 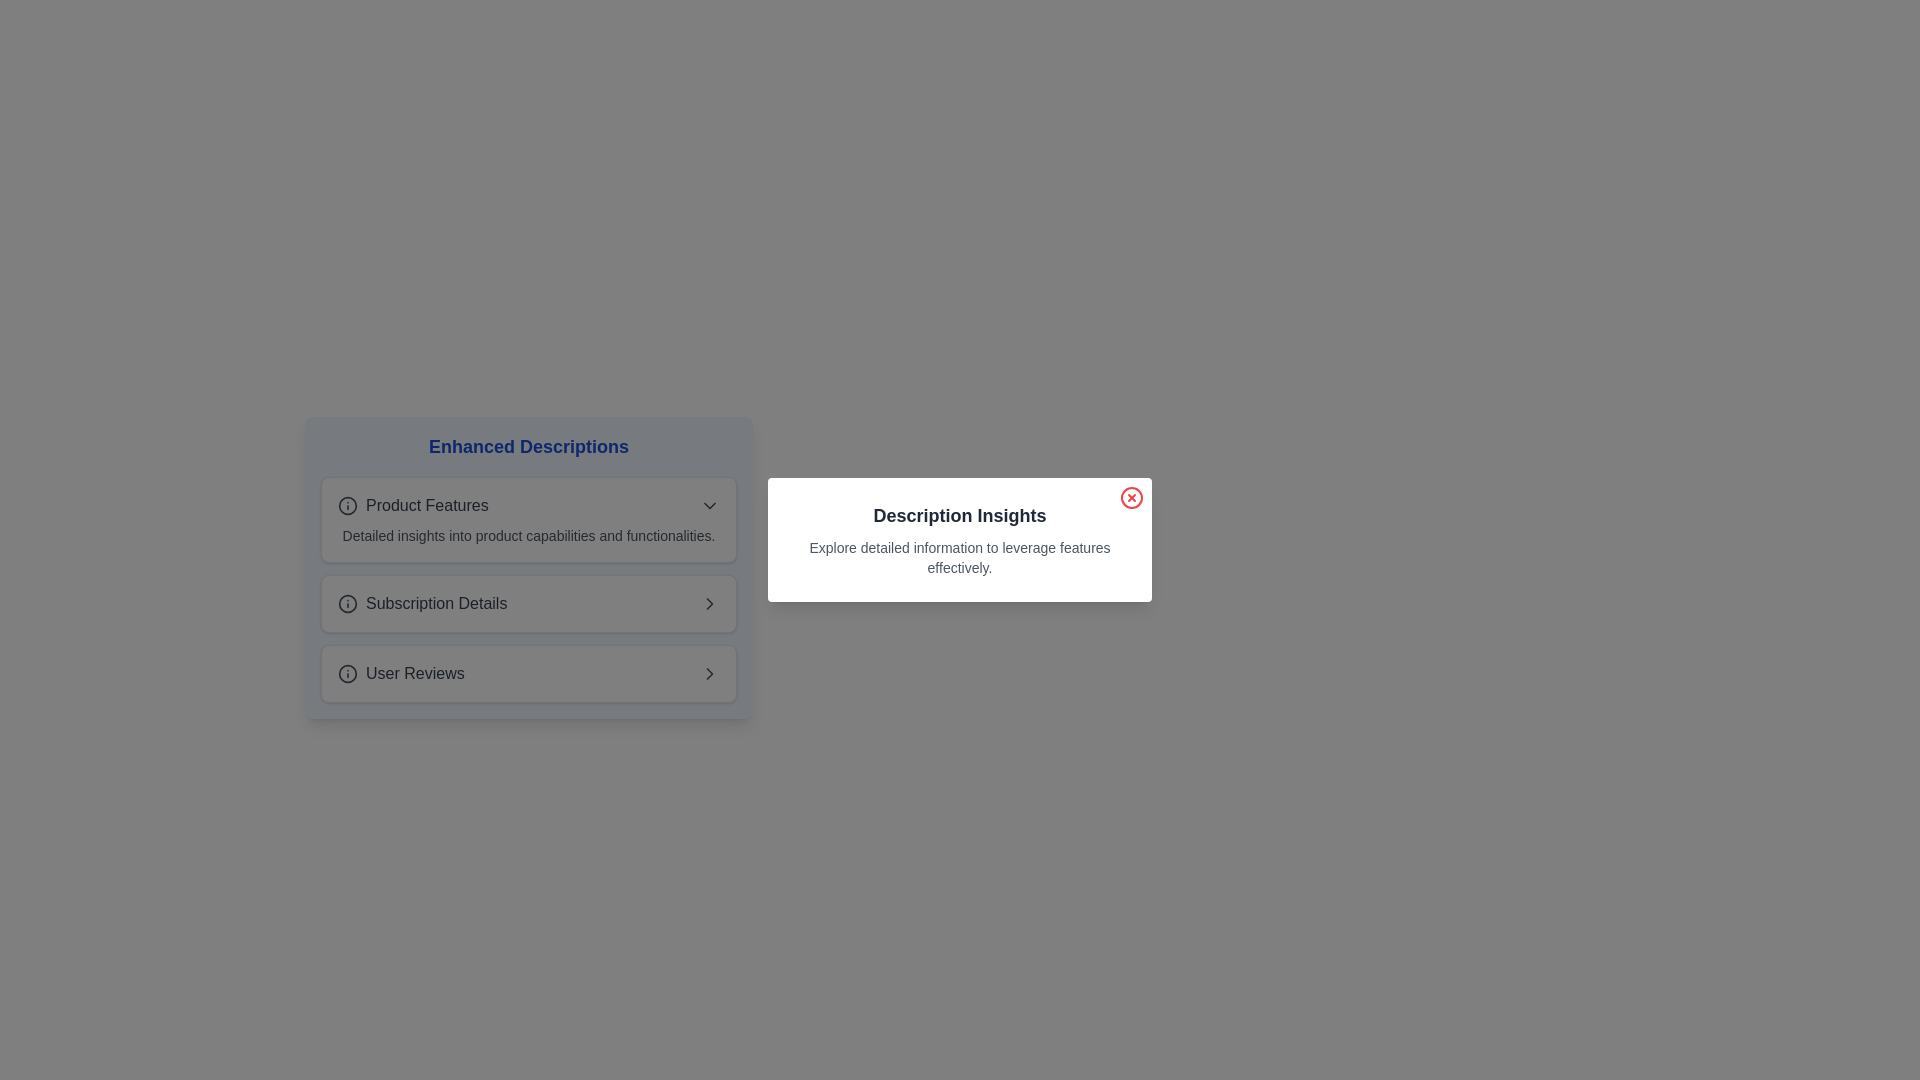 I want to click on the right-pointing arrow icon within the 'Subscription Details' button, so click(x=710, y=603).